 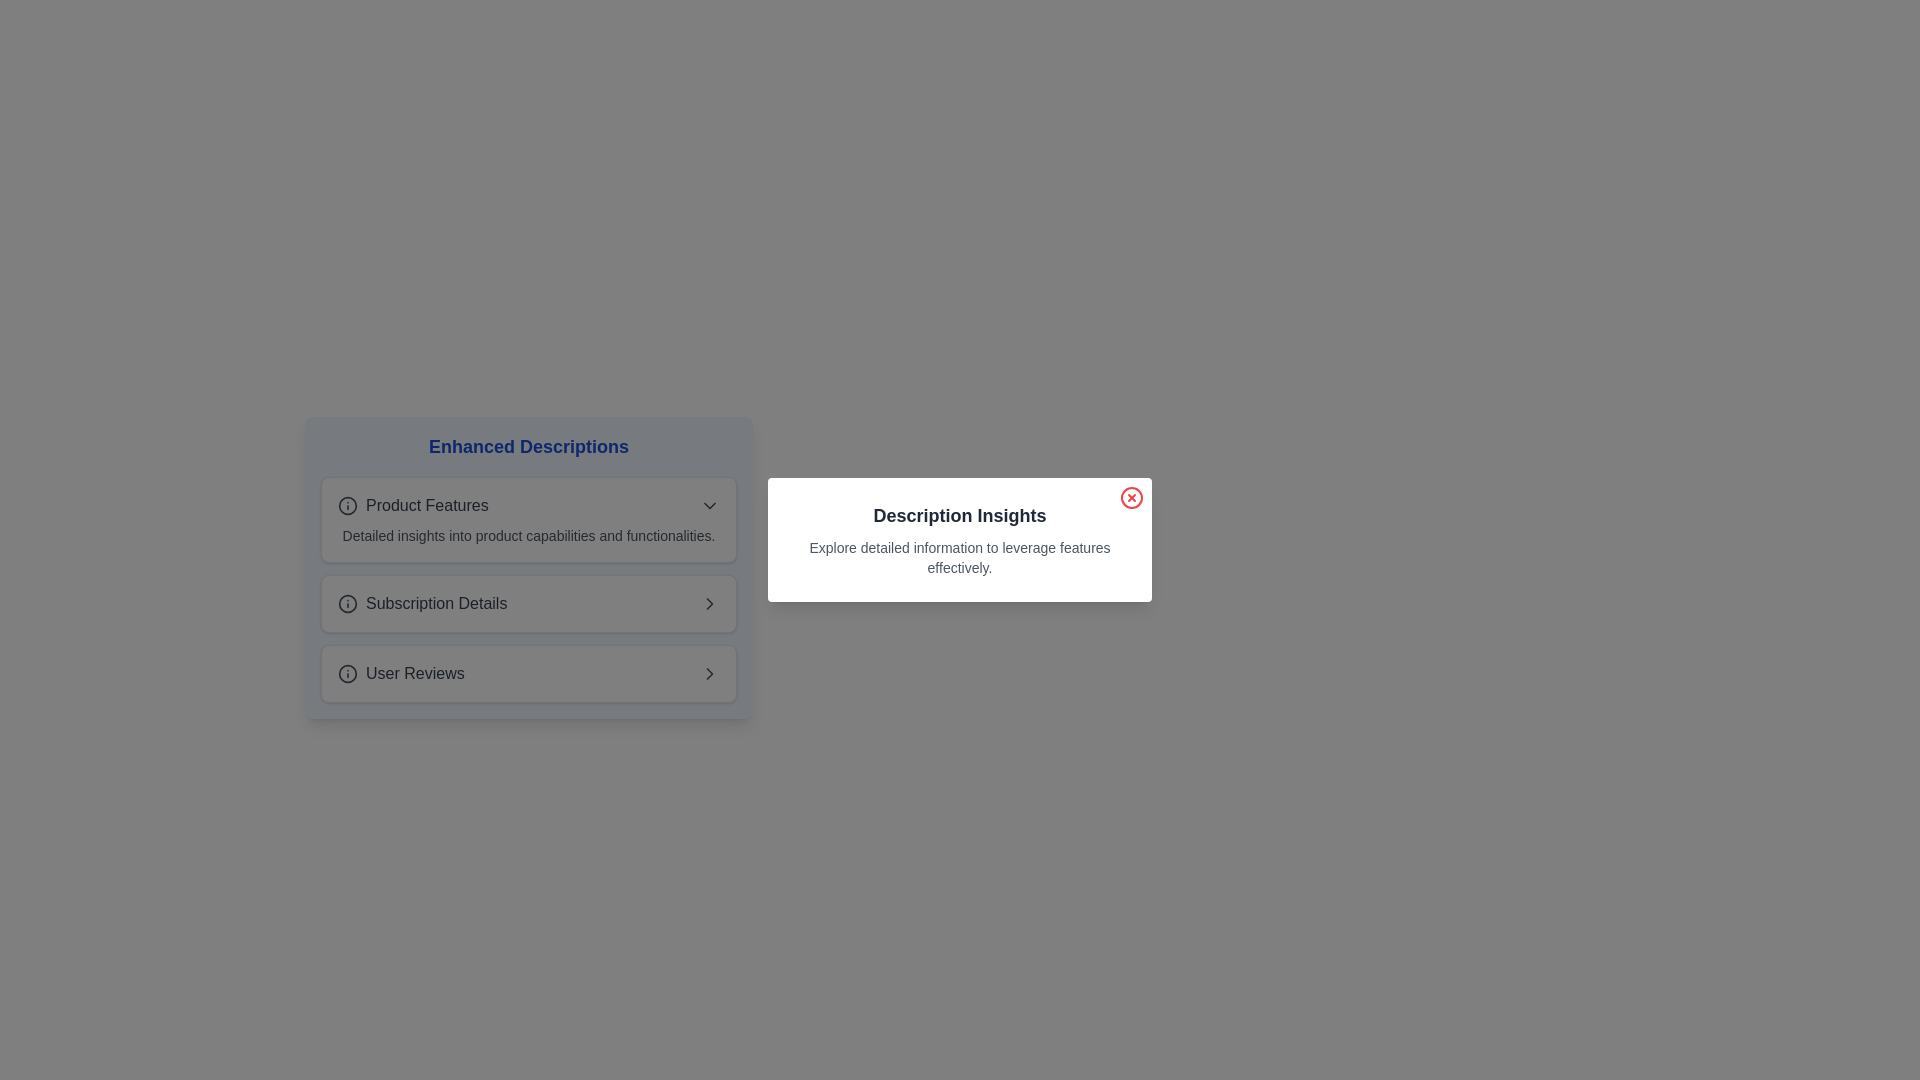 I want to click on the right-pointing arrow icon within the 'Subscription Details' button, so click(x=710, y=603).